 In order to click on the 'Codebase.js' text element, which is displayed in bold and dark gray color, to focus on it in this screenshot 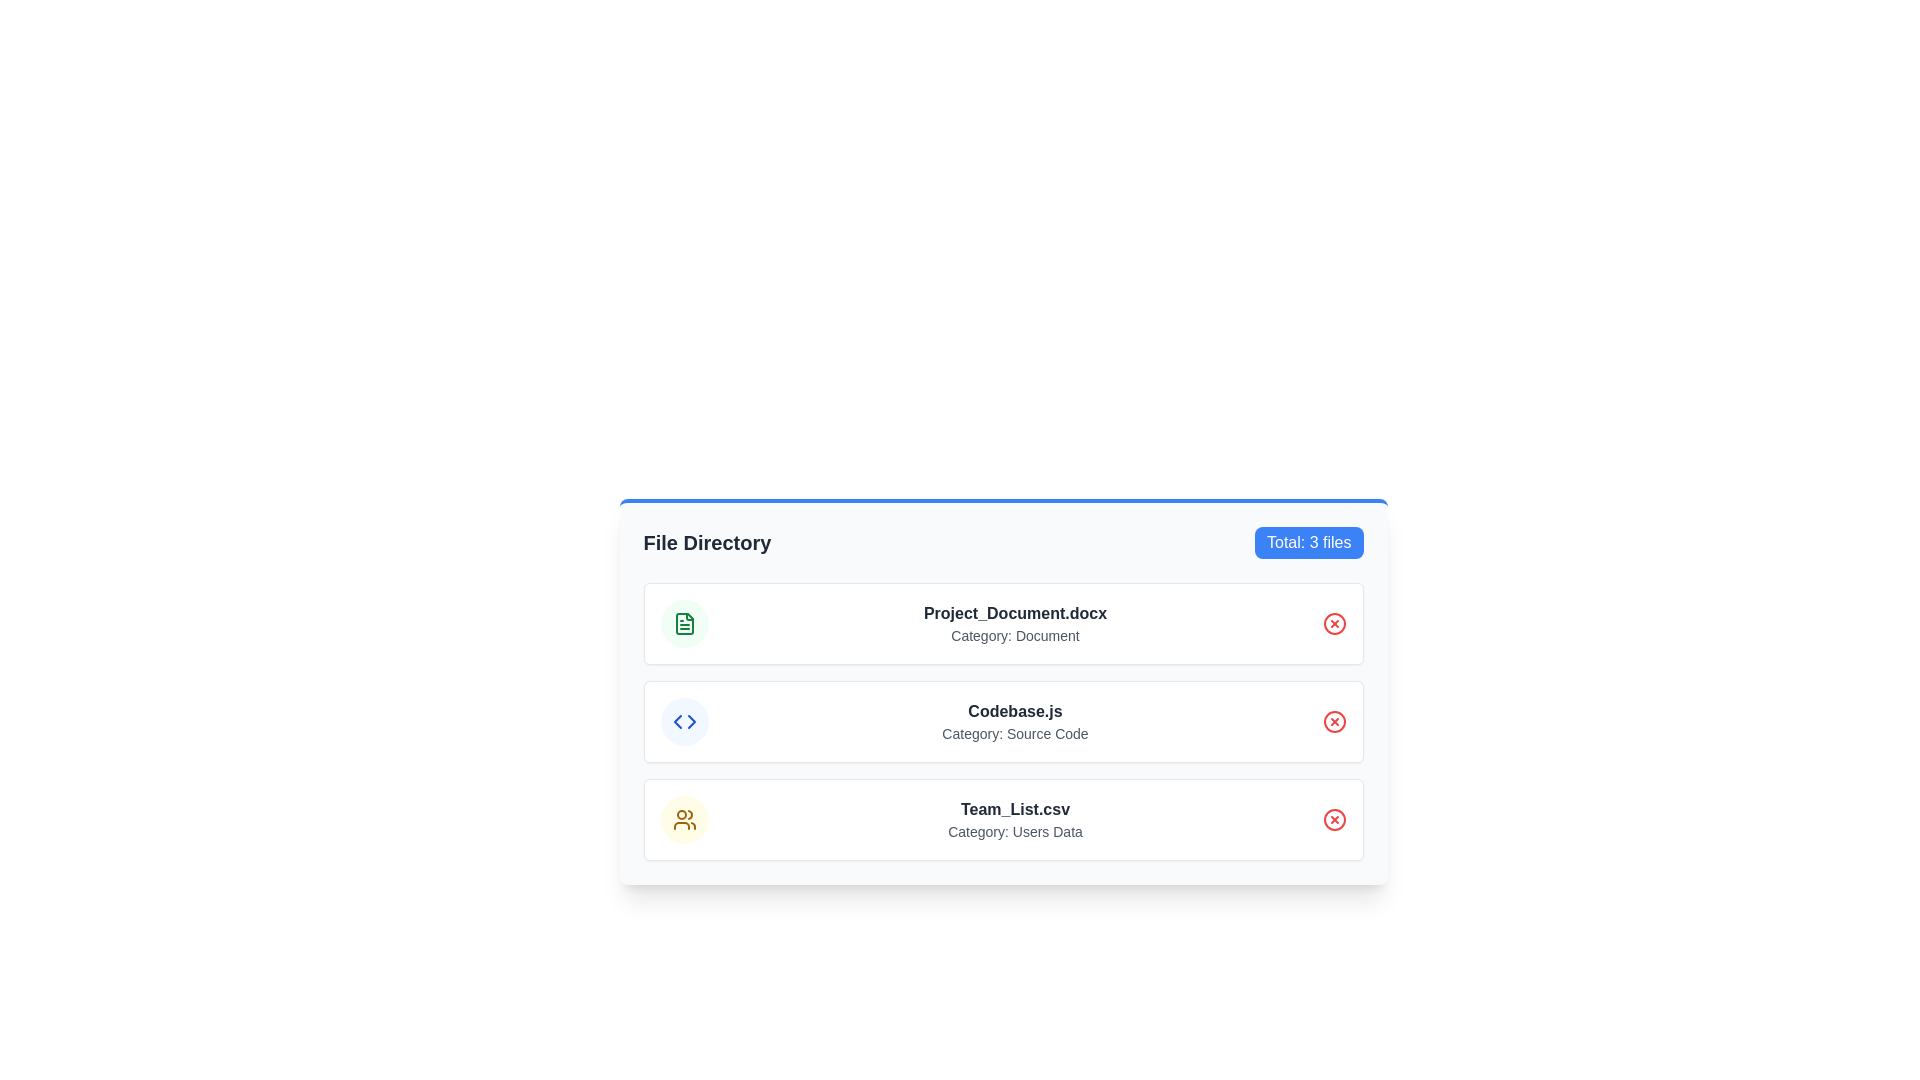, I will do `click(1015, 711)`.